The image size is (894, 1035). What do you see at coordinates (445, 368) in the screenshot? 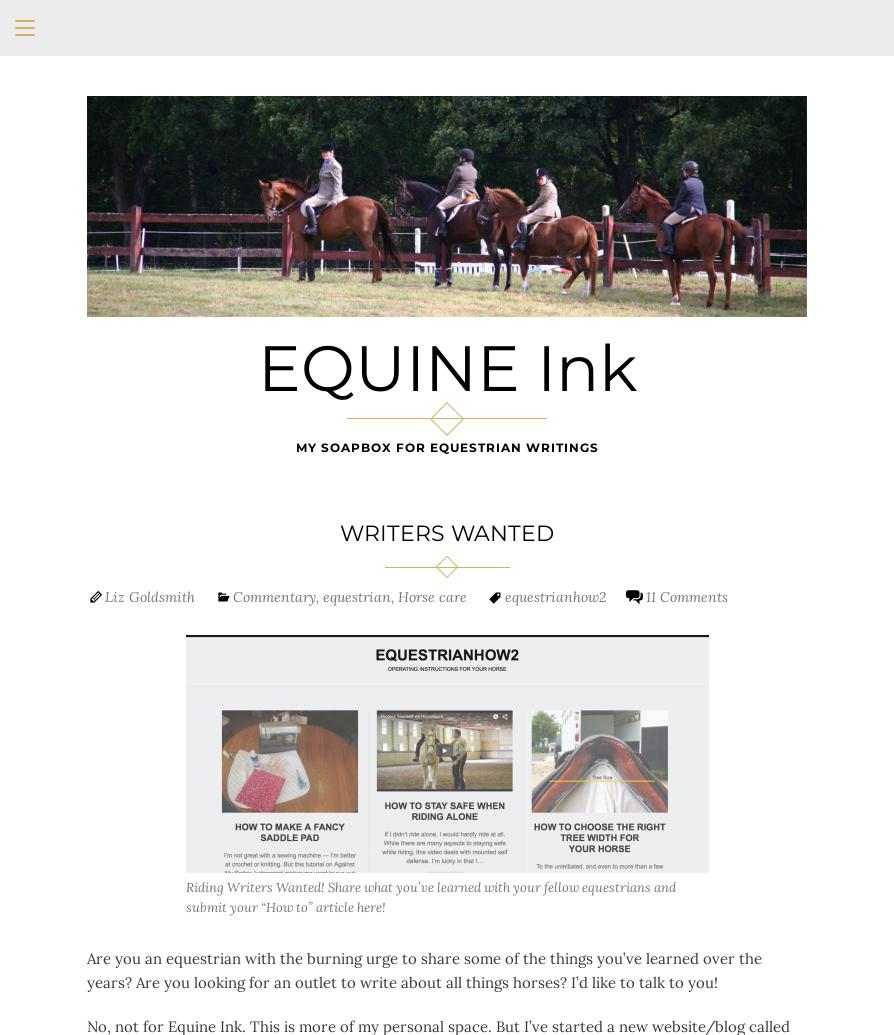
I see `'EQUINE Ink'` at bounding box center [445, 368].